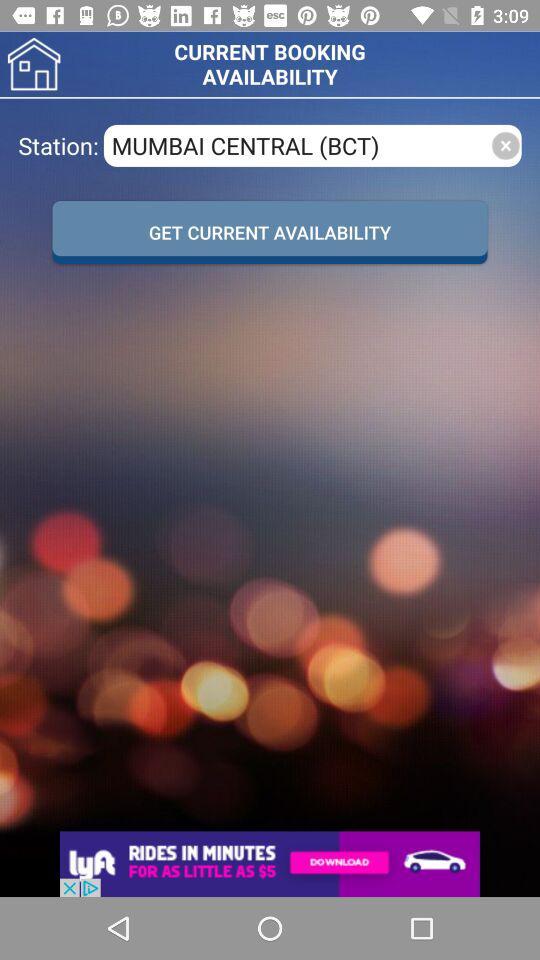 The width and height of the screenshot is (540, 960). What do you see at coordinates (270, 863) in the screenshot?
I see `open advertisement page` at bounding box center [270, 863].